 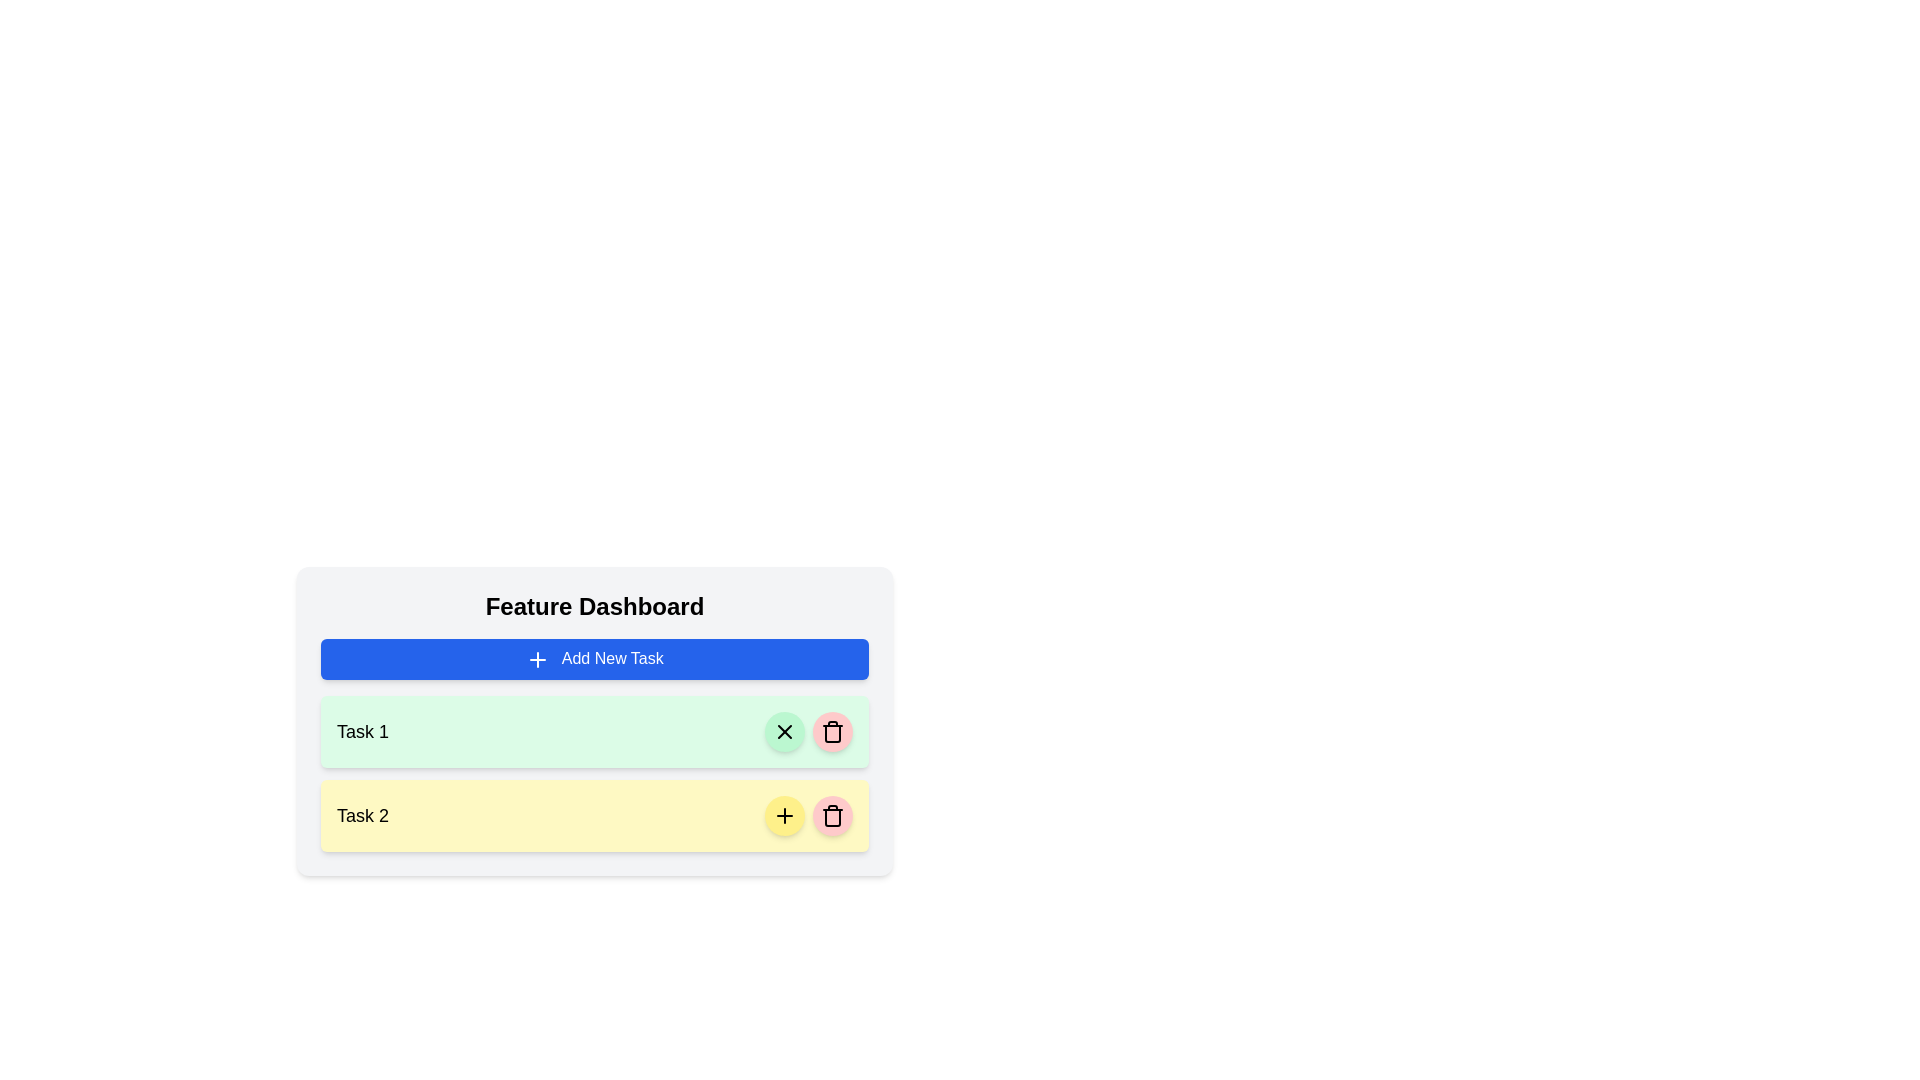 I want to click on the circular pink button with a trash icon located on the right side of the horizontal layout for Task 1 in the dashboard section, so click(x=833, y=731).